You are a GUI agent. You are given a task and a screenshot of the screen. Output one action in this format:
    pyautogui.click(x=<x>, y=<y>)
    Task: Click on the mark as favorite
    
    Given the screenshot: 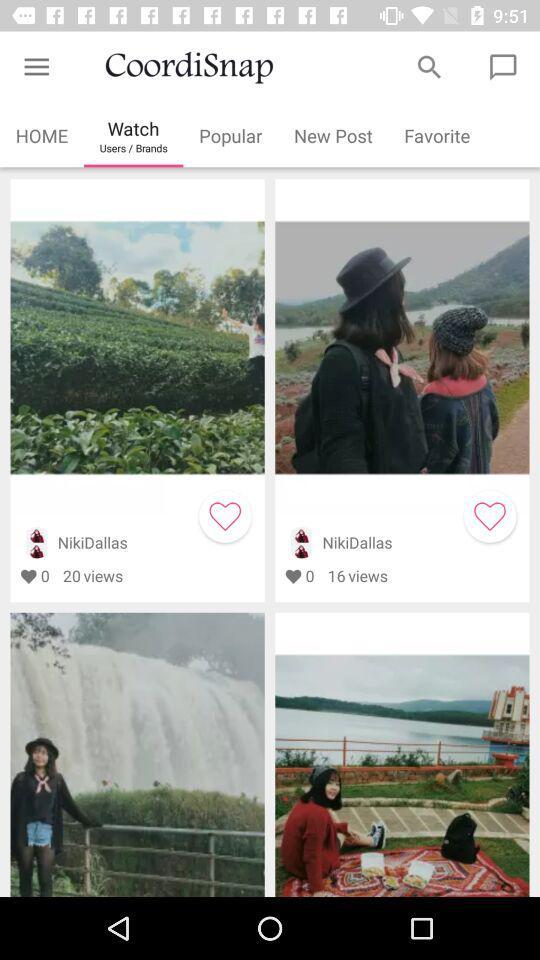 What is the action you would take?
    pyautogui.click(x=224, y=515)
    